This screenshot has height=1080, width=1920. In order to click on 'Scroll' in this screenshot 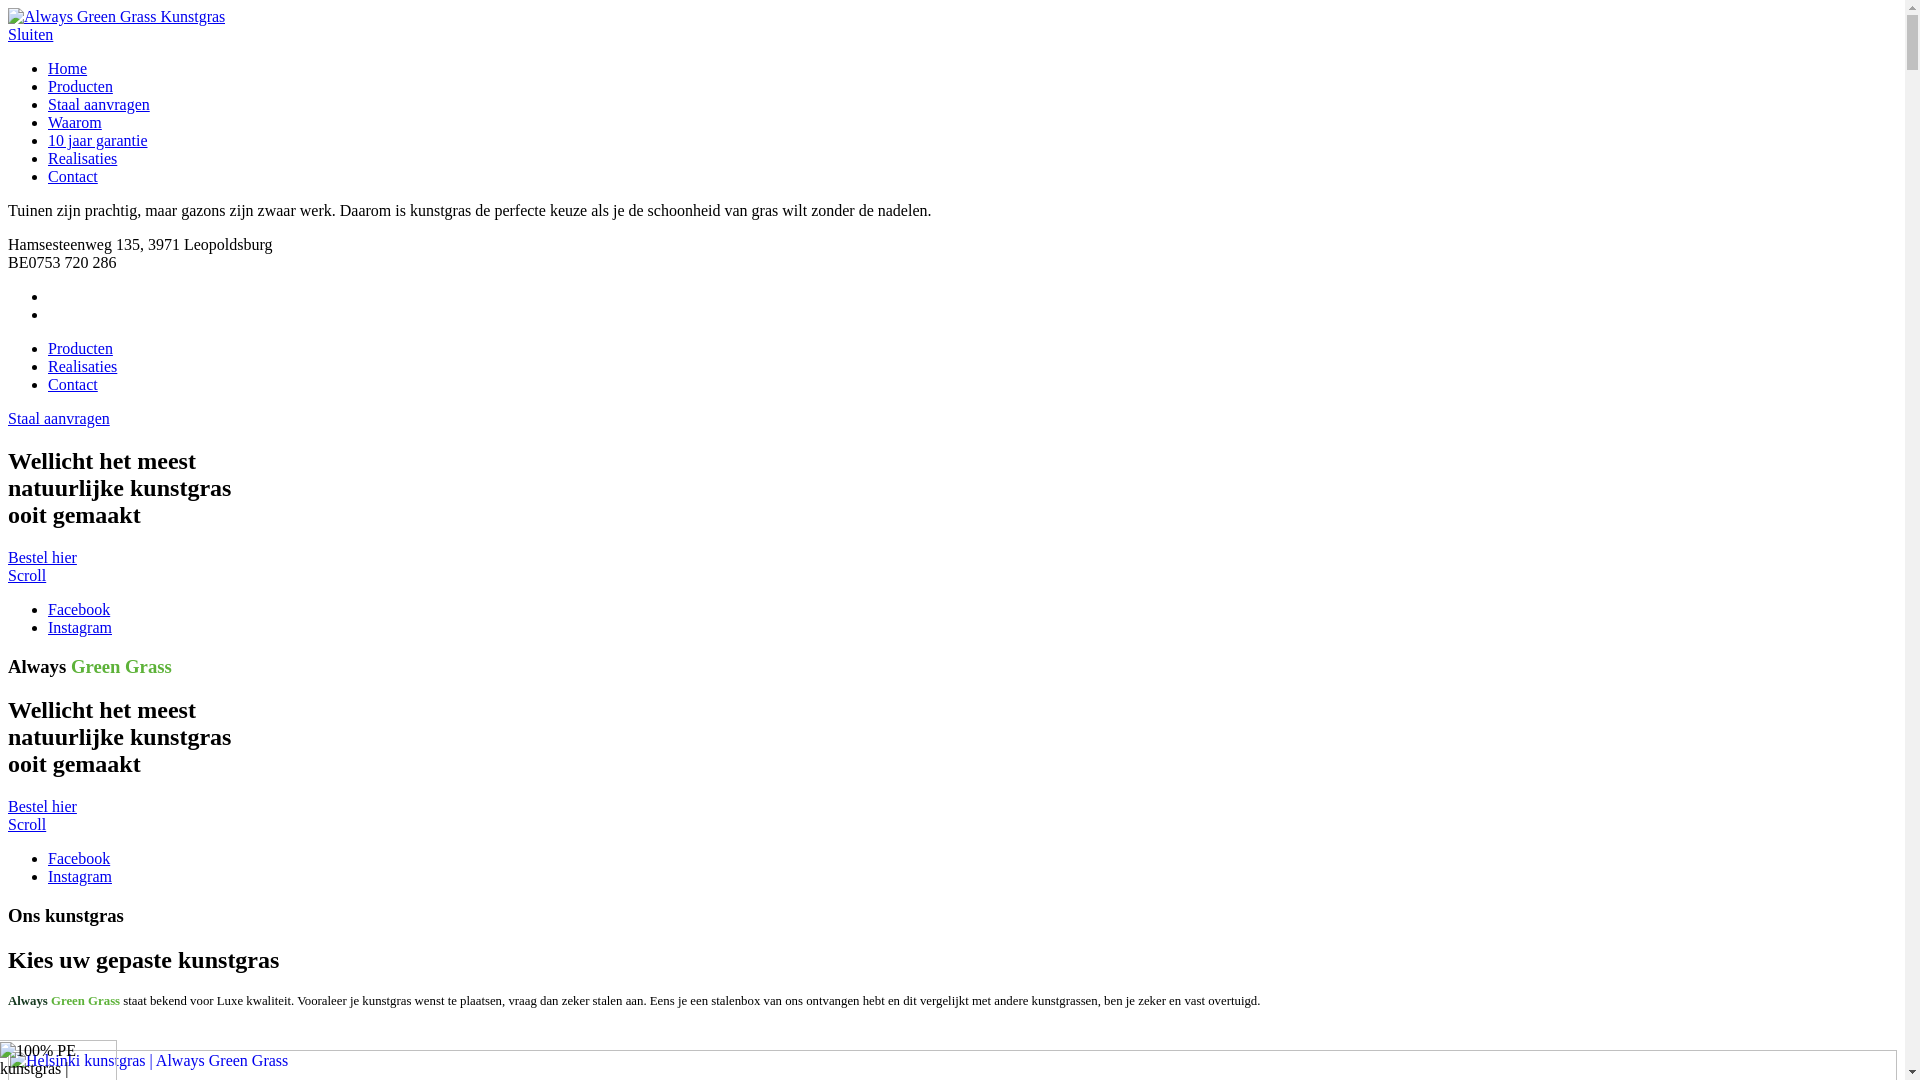, I will do `click(27, 824)`.